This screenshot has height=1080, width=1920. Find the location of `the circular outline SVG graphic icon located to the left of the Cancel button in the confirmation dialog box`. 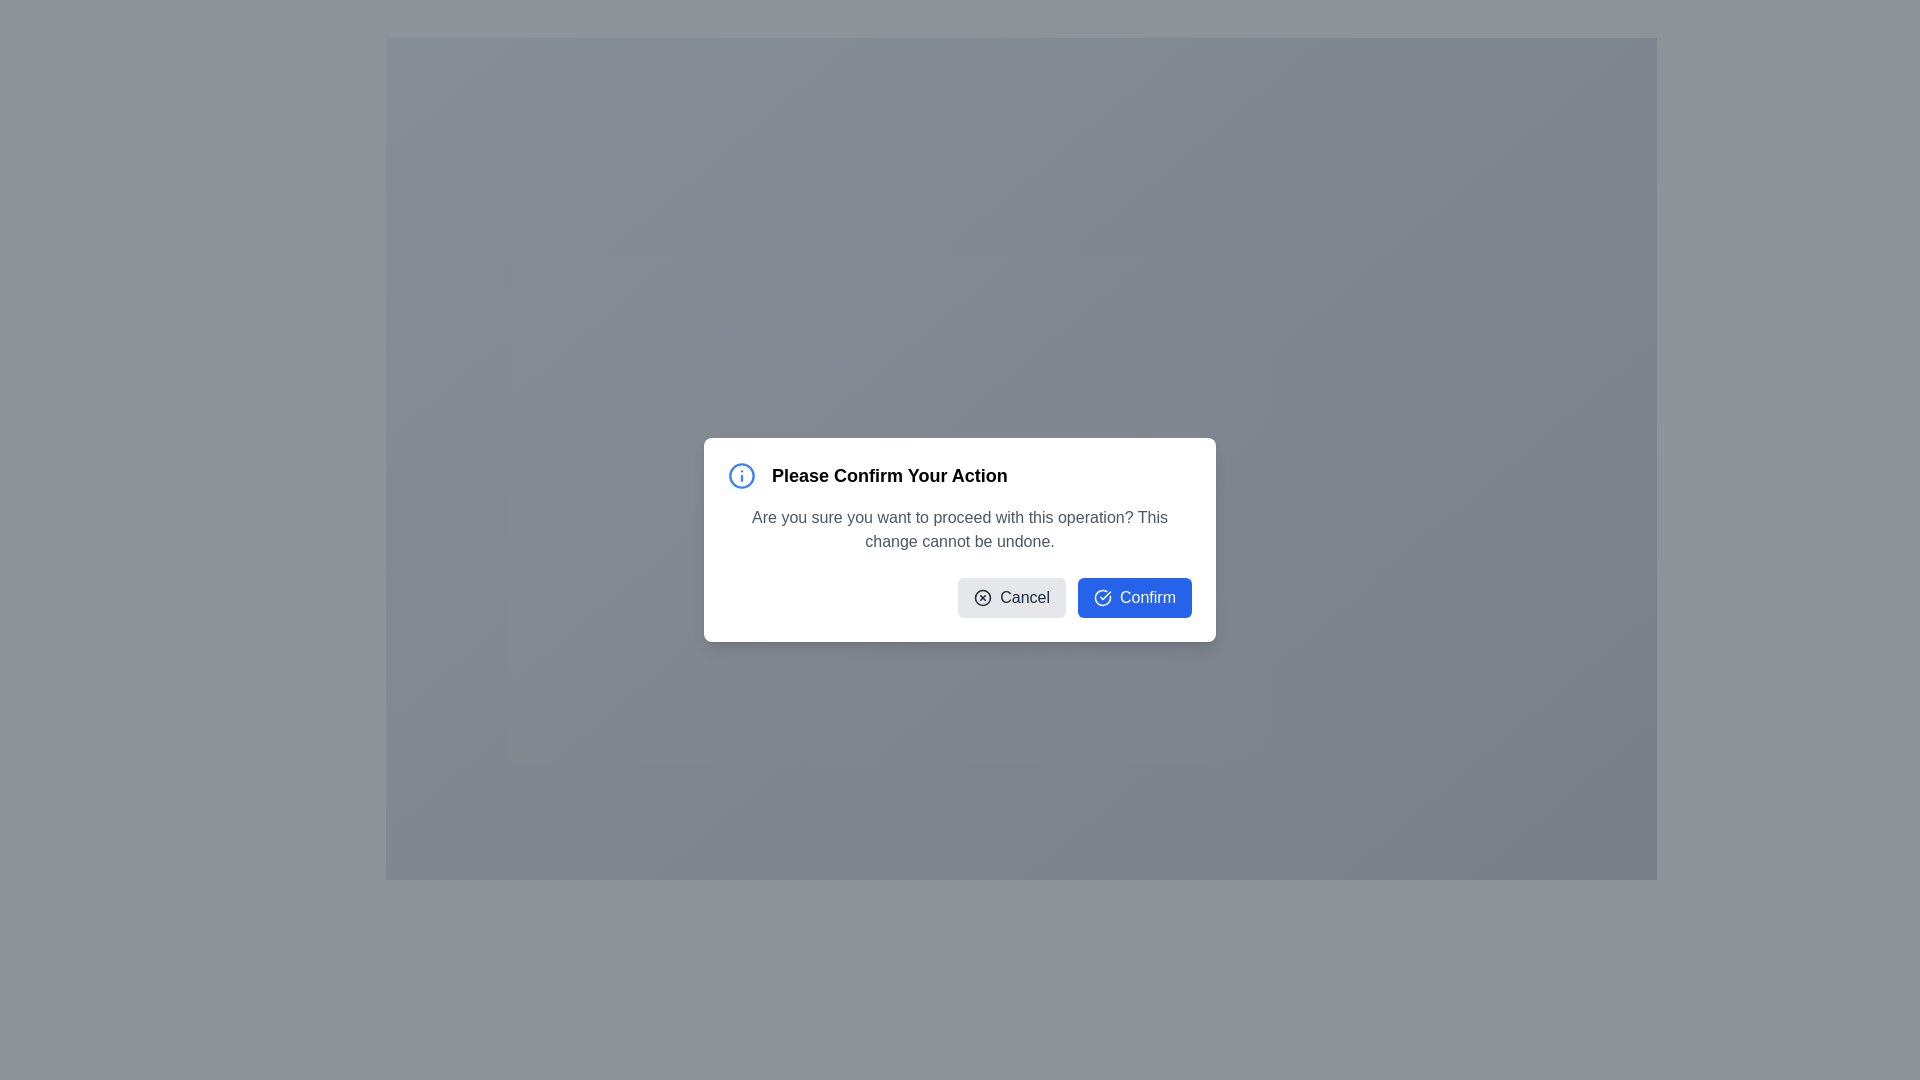

the circular outline SVG graphic icon located to the left of the Cancel button in the confirmation dialog box is located at coordinates (983, 596).